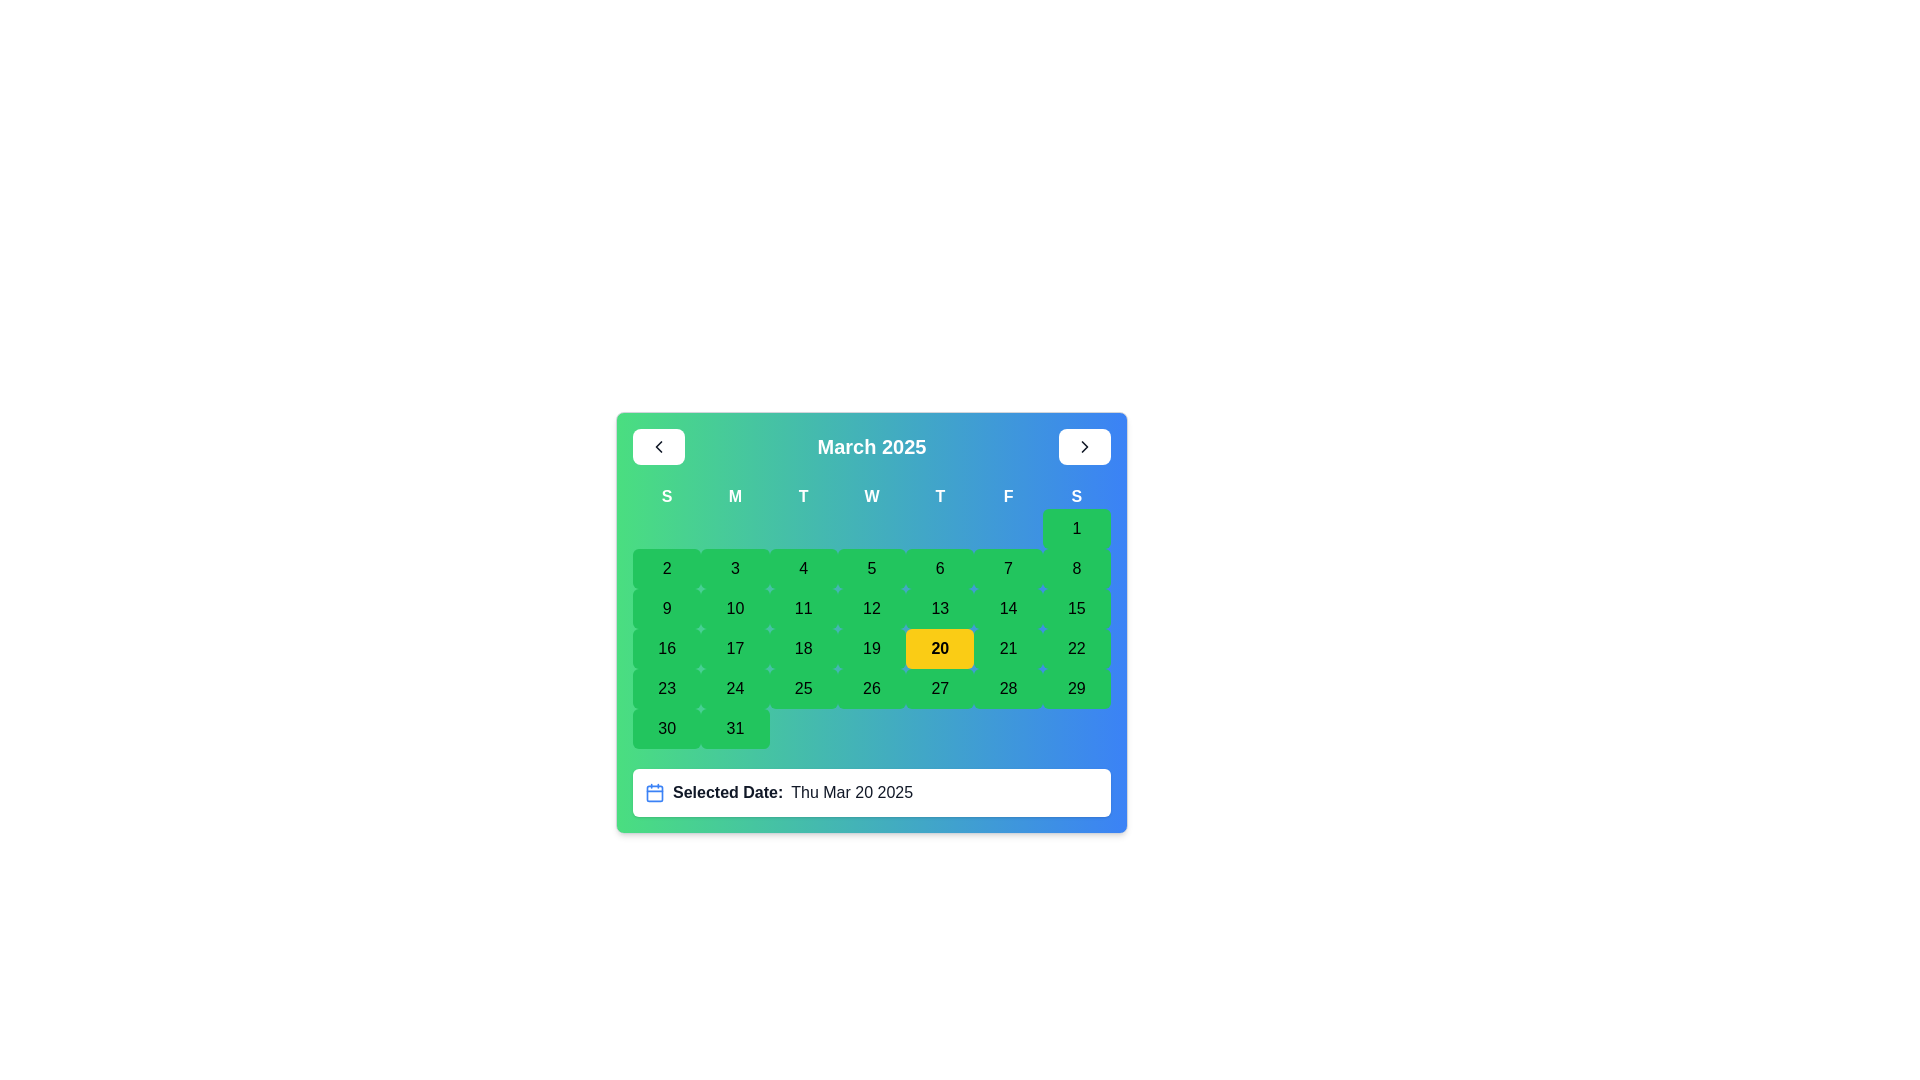 The width and height of the screenshot is (1920, 1080). I want to click on the button representing the calendar date March 5, 2025, so click(872, 569).